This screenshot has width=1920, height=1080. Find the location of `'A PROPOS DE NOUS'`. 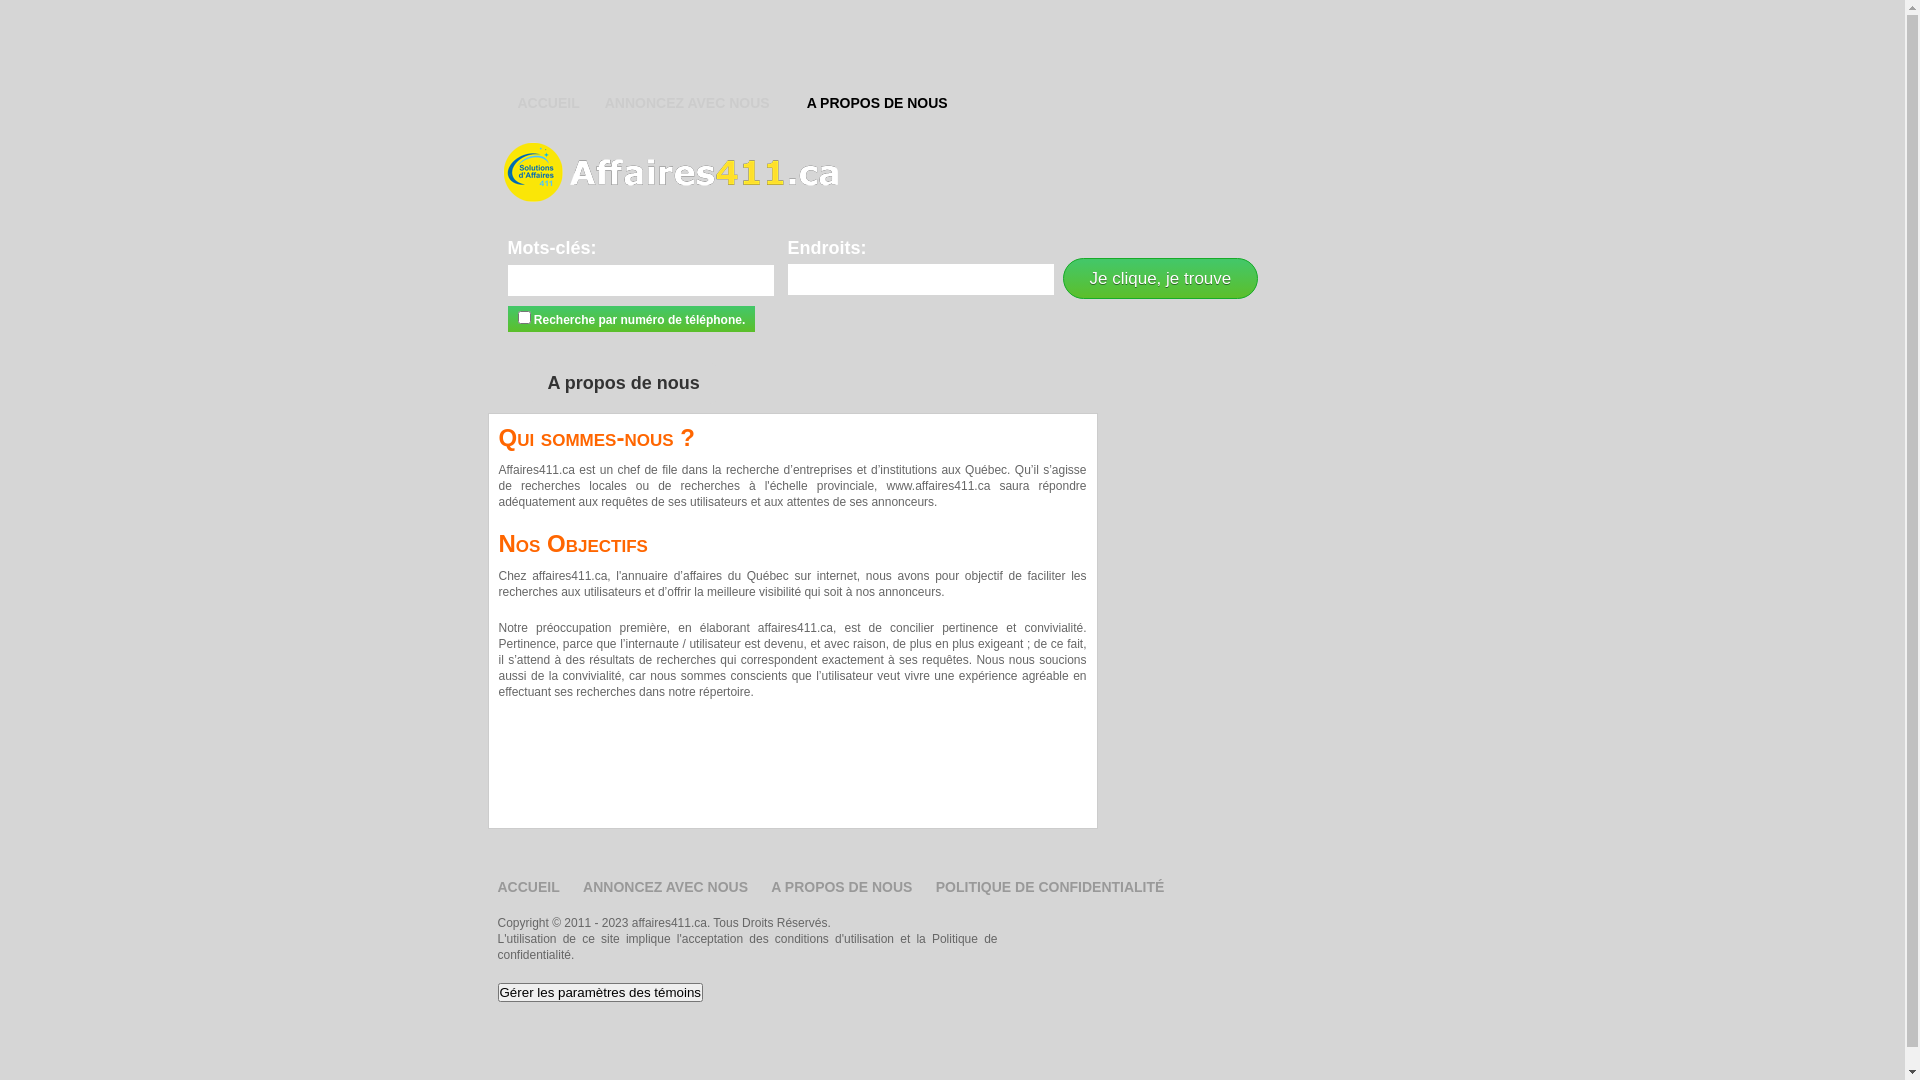

'A PROPOS DE NOUS' is located at coordinates (841, 886).